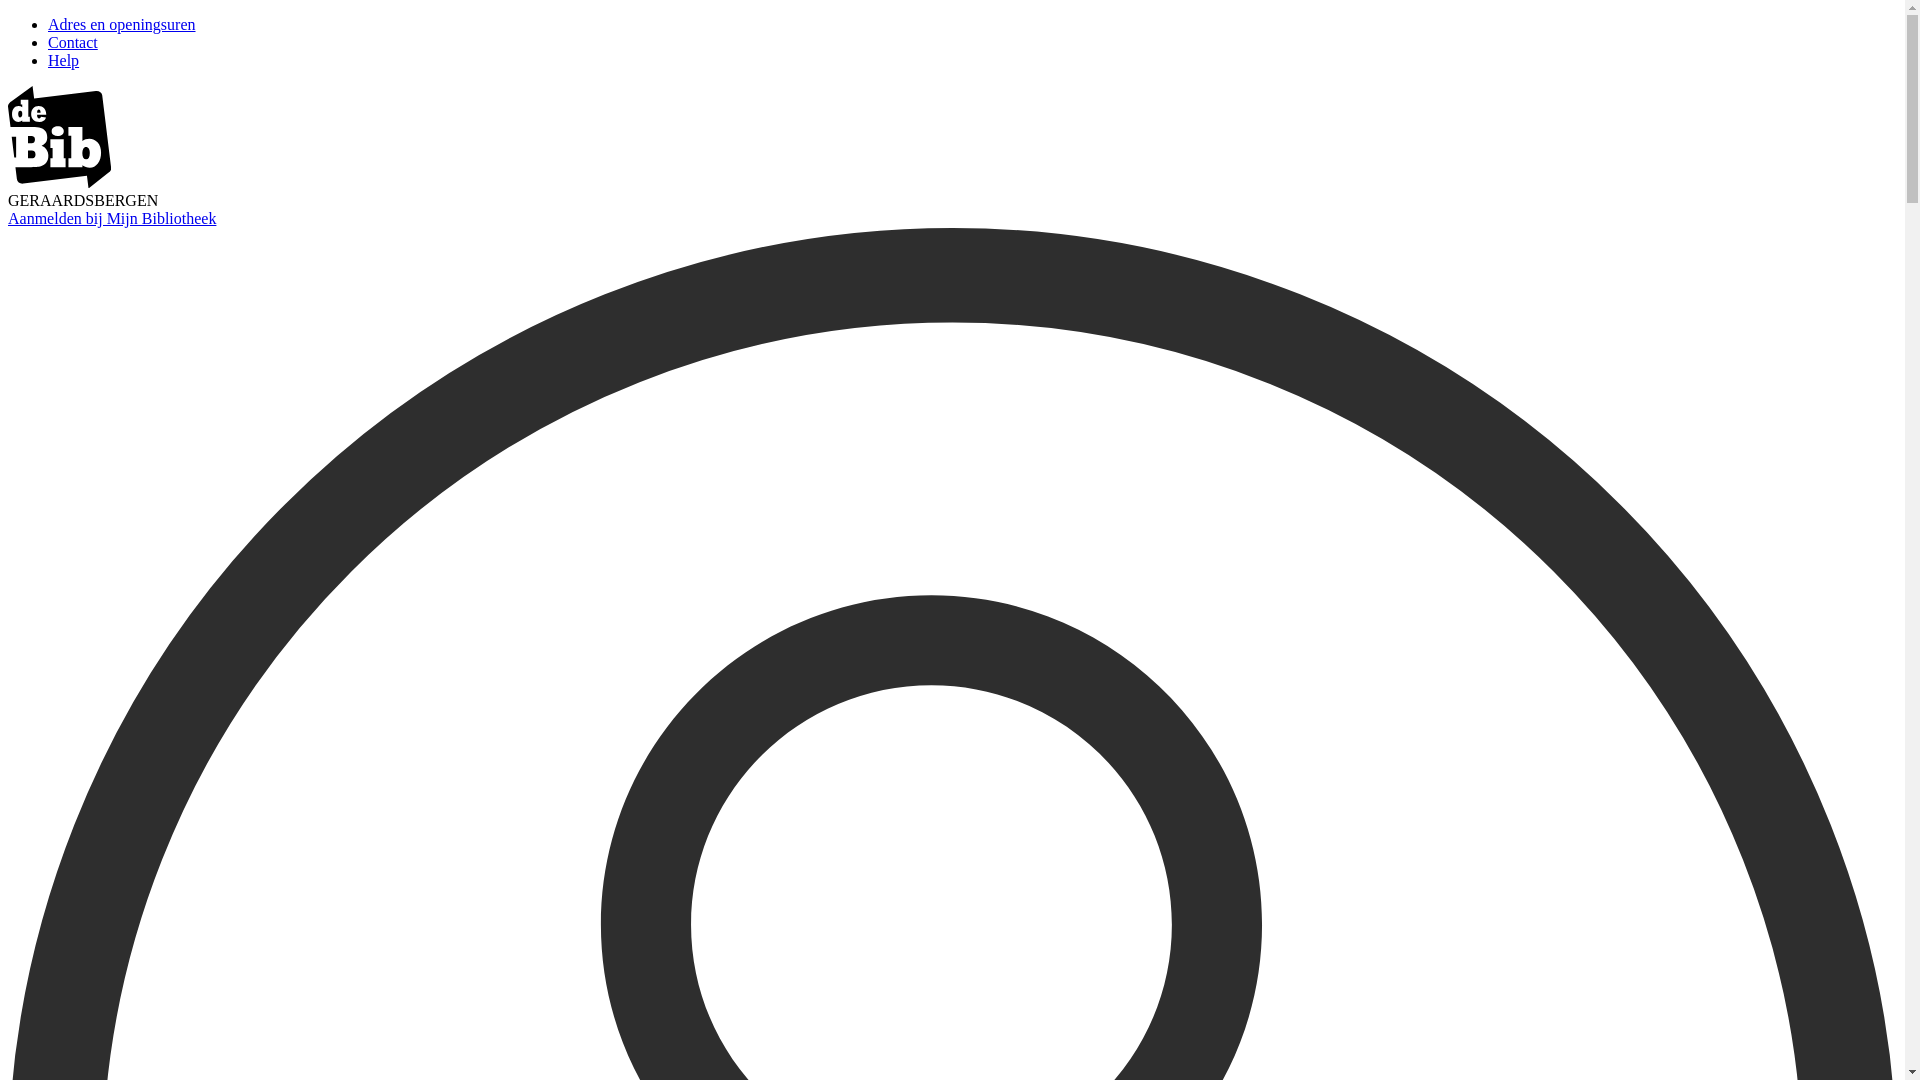 This screenshot has height=1080, width=1920. Describe the element at coordinates (63, 59) in the screenshot. I see `'Help'` at that location.